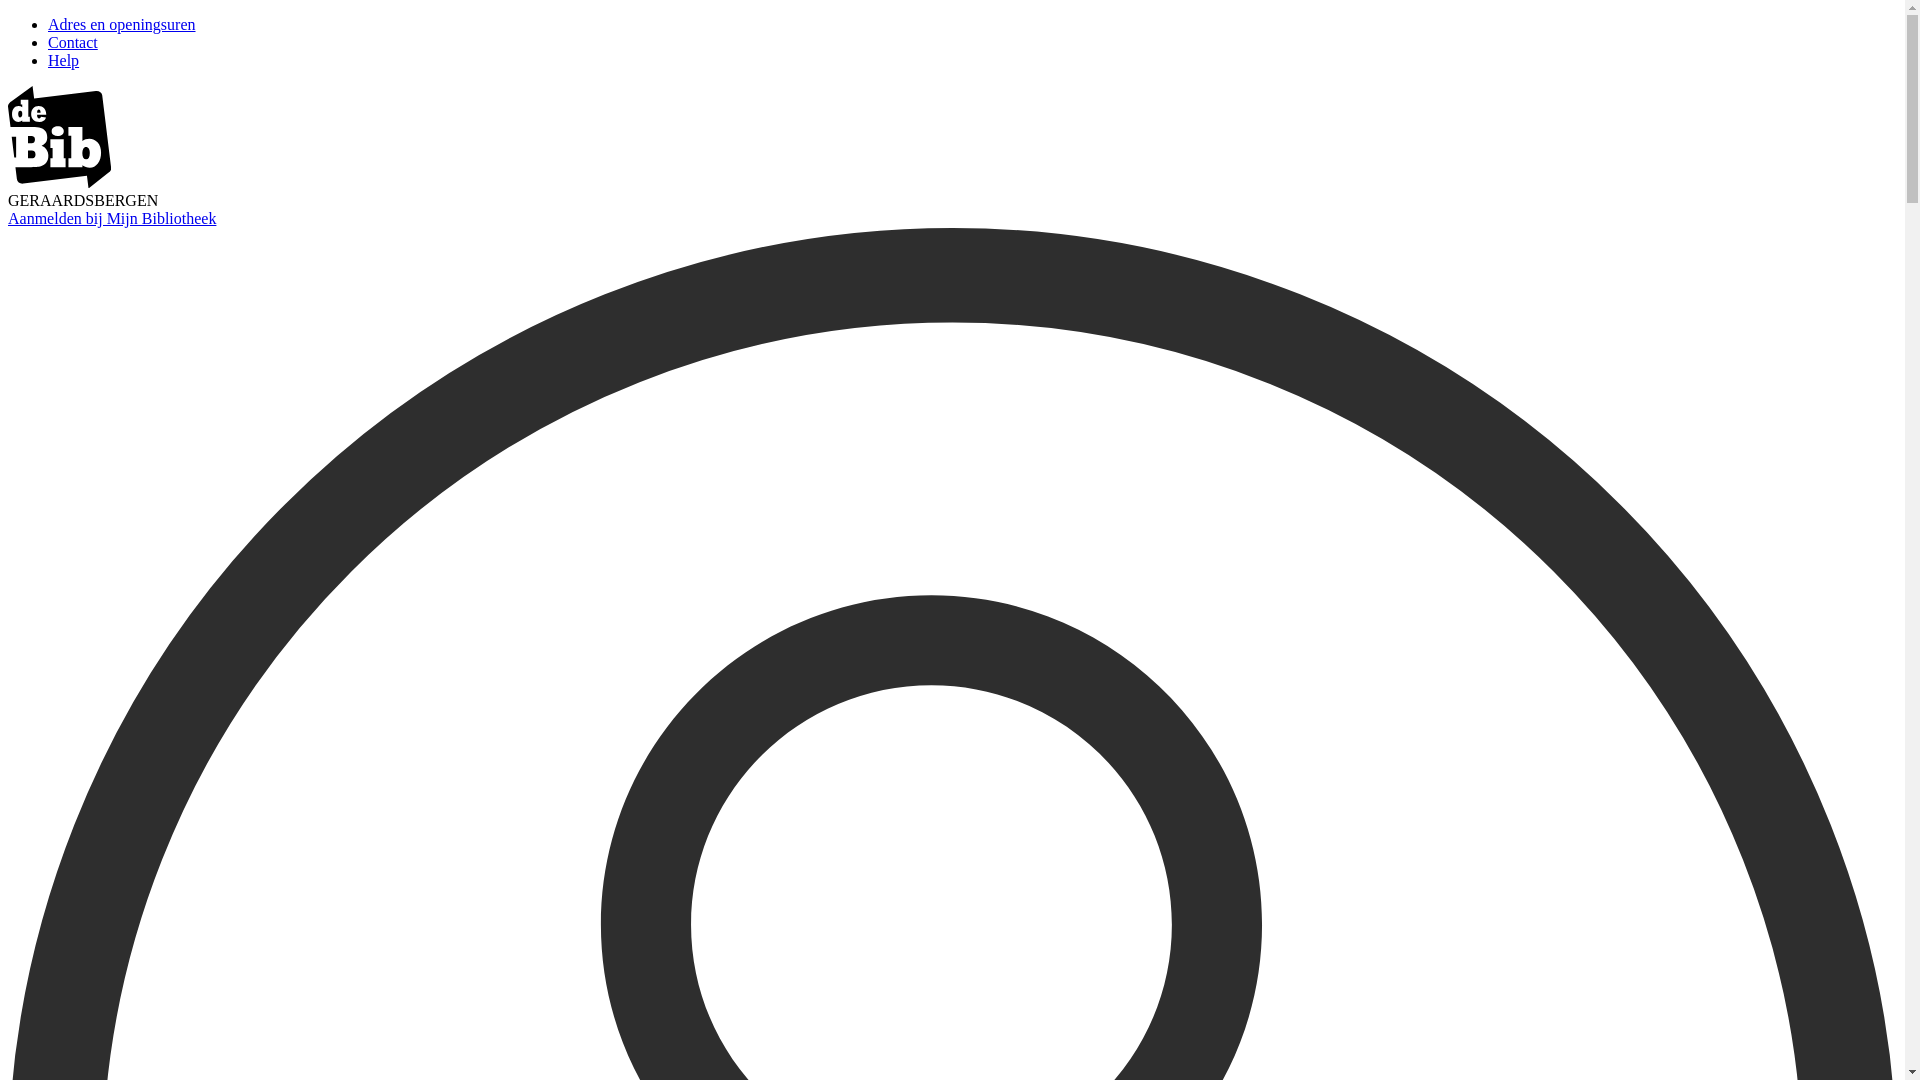 This screenshot has height=1080, width=1920. Describe the element at coordinates (63, 59) in the screenshot. I see `'Help'` at that location.